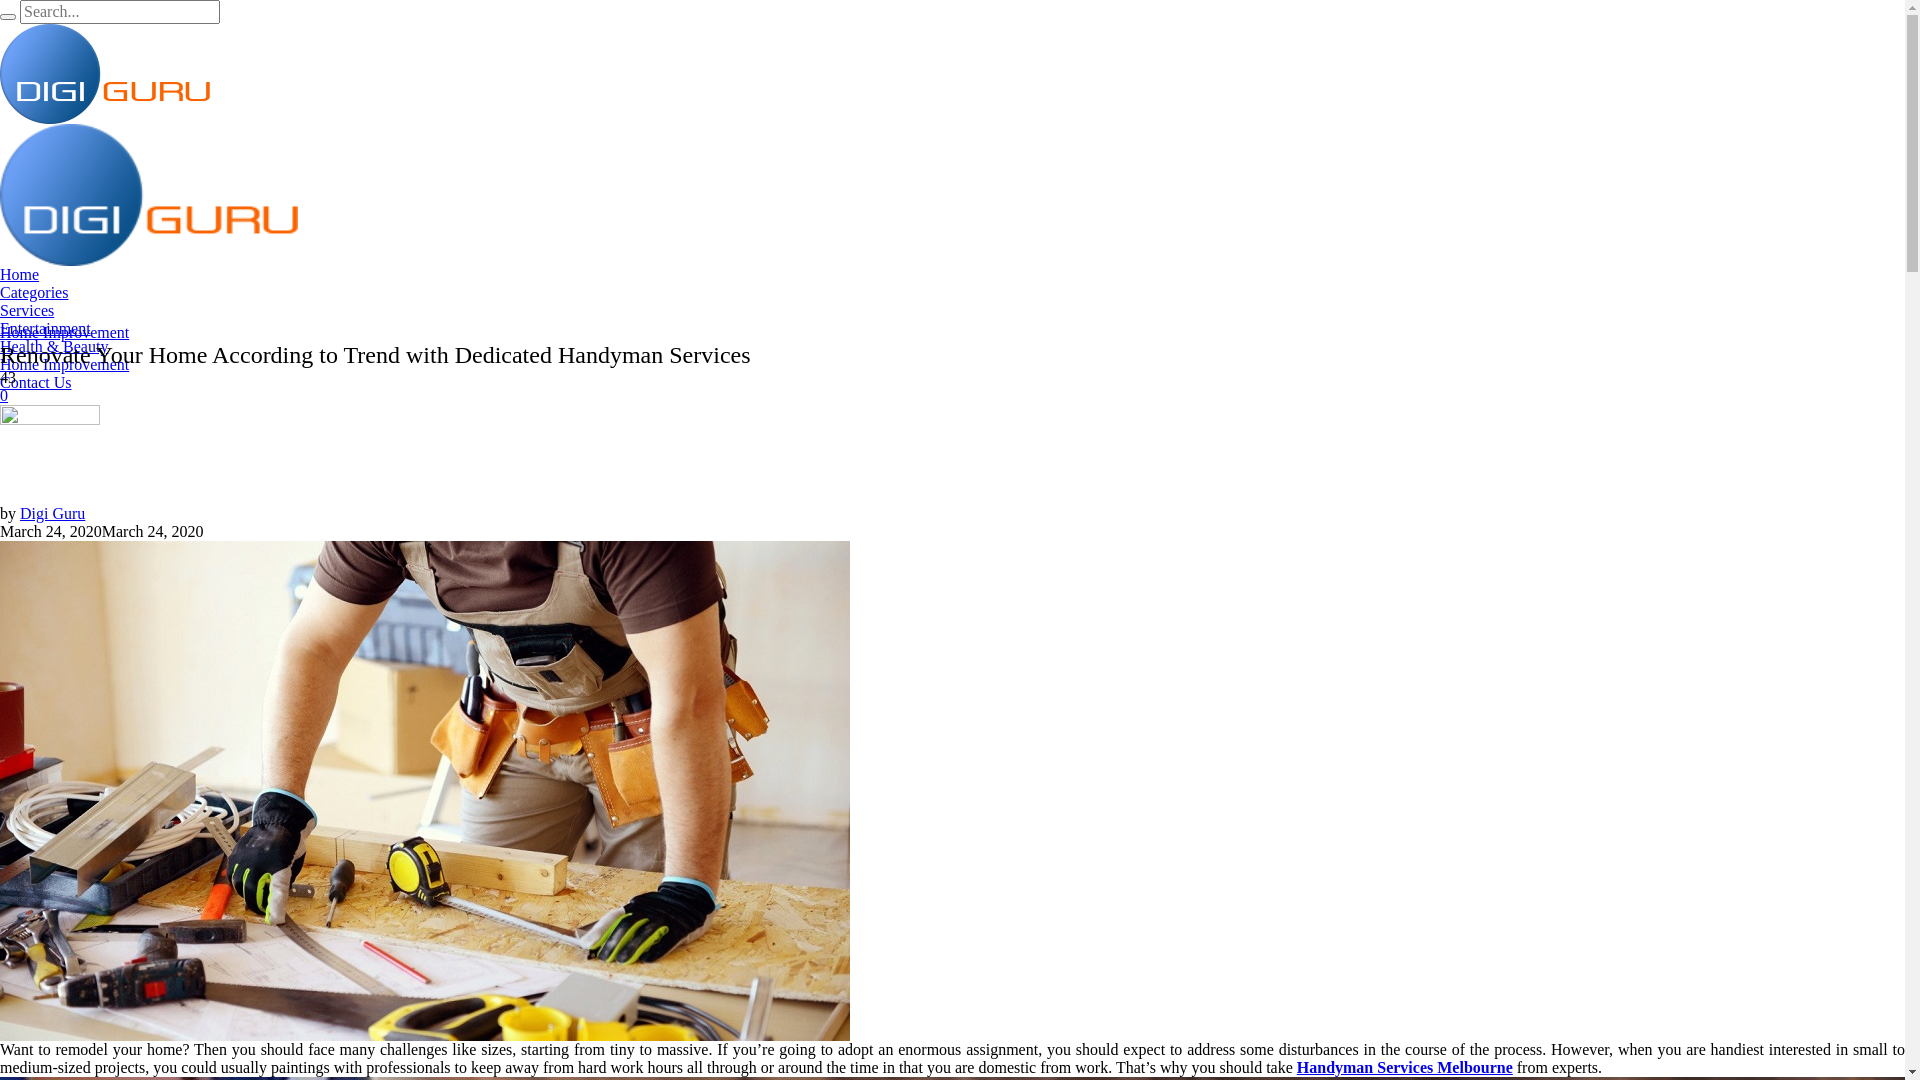 The width and height of the screenshot is (1920, 1080). I want to click on 'Handyman Services Melbourne', so click(424, 789).